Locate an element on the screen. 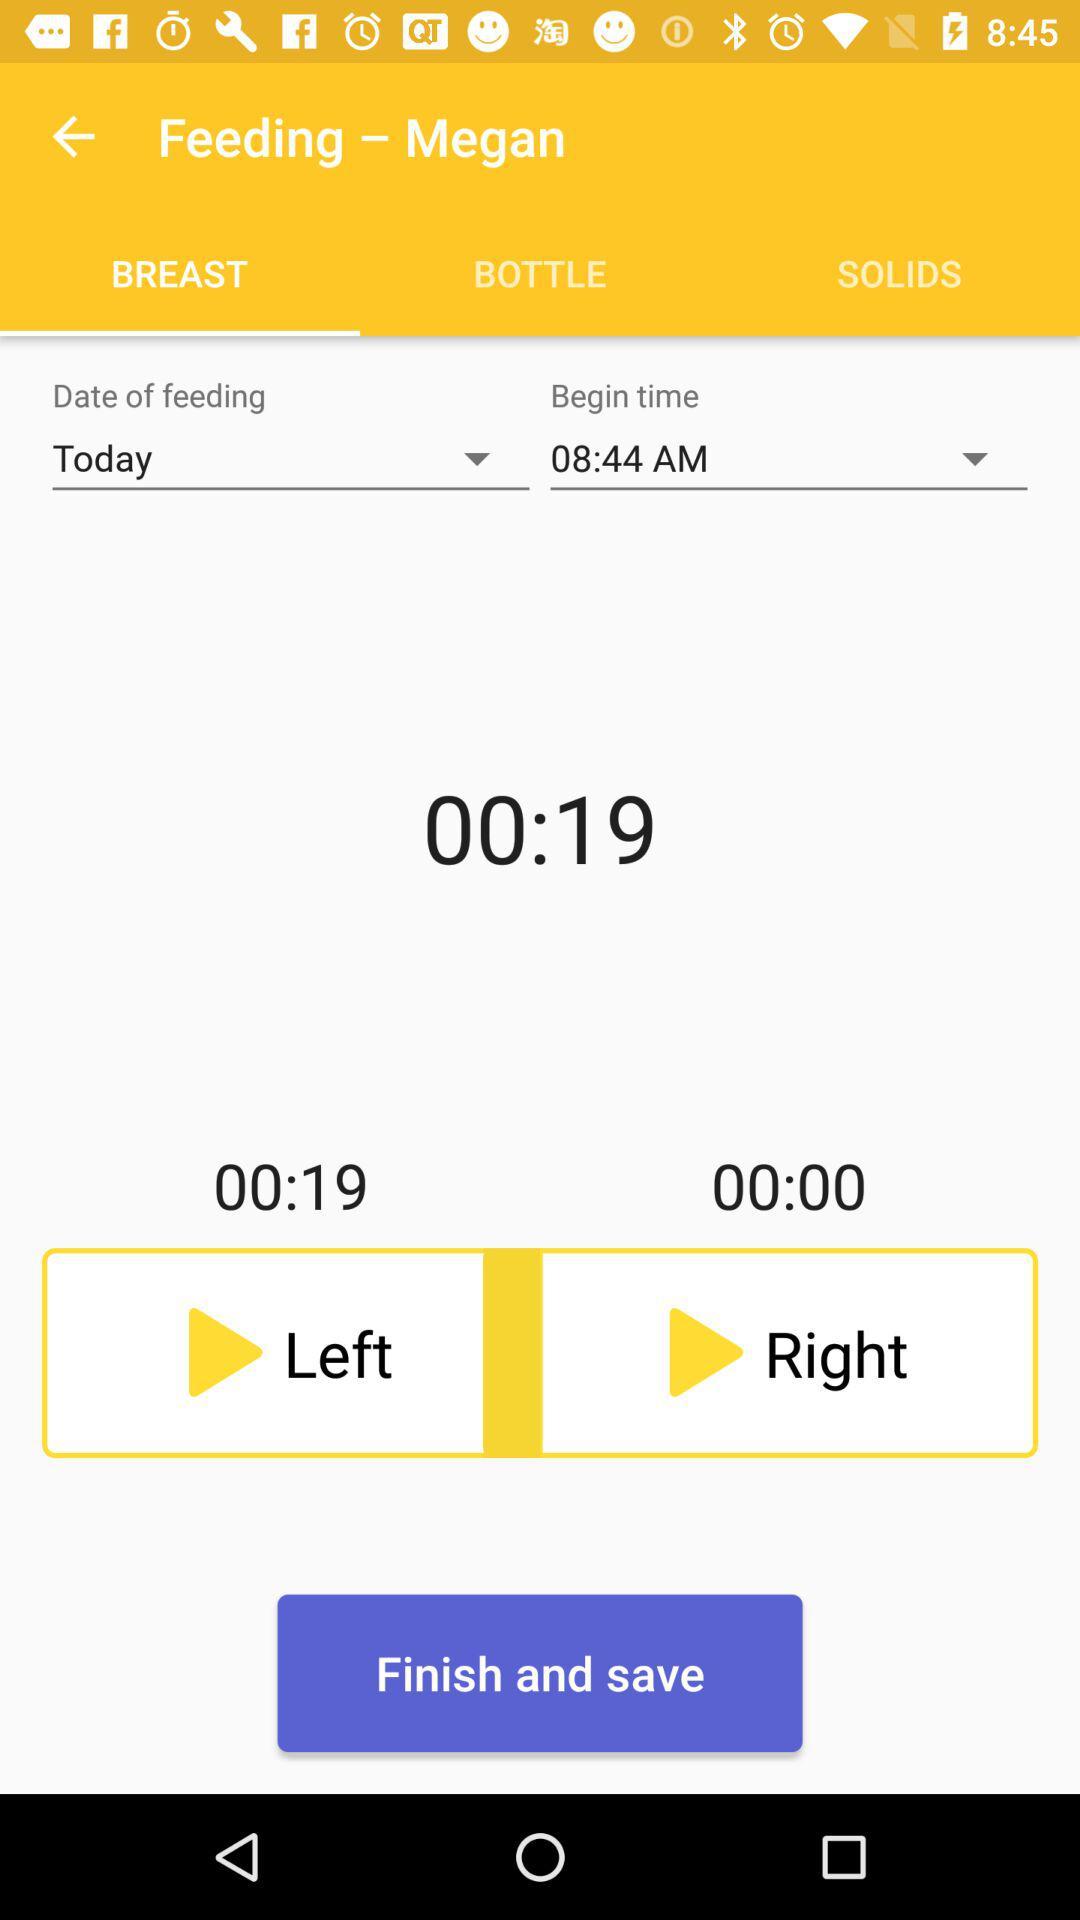 The width and height of the screenshot is (1080, 1920). the 08:44 am item is located at coordinates (788, 457).